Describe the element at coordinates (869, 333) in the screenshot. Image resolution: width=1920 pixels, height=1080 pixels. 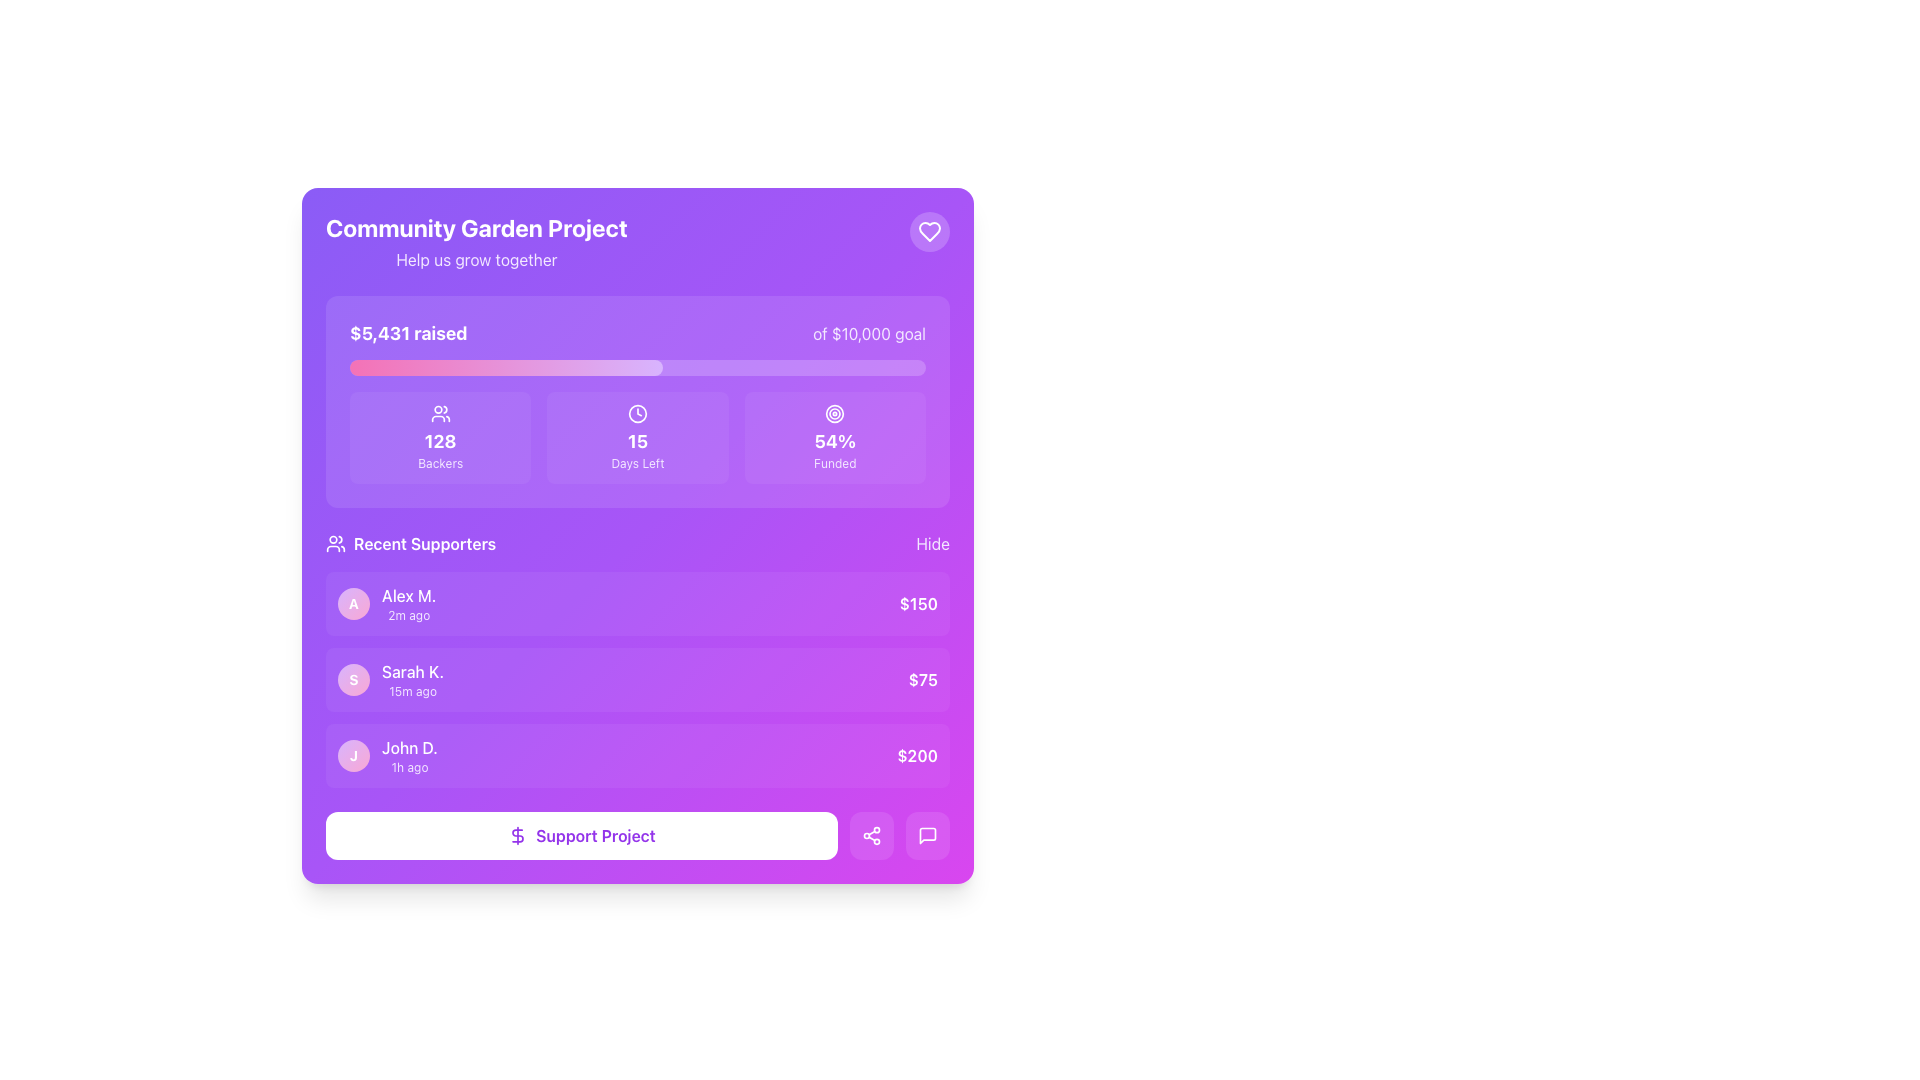
I see `the static text reading 'of $10,000 goal', which is styled in light purple and located to the right of the '$5,431 raised' figure in the fundraising progress section` at that location.